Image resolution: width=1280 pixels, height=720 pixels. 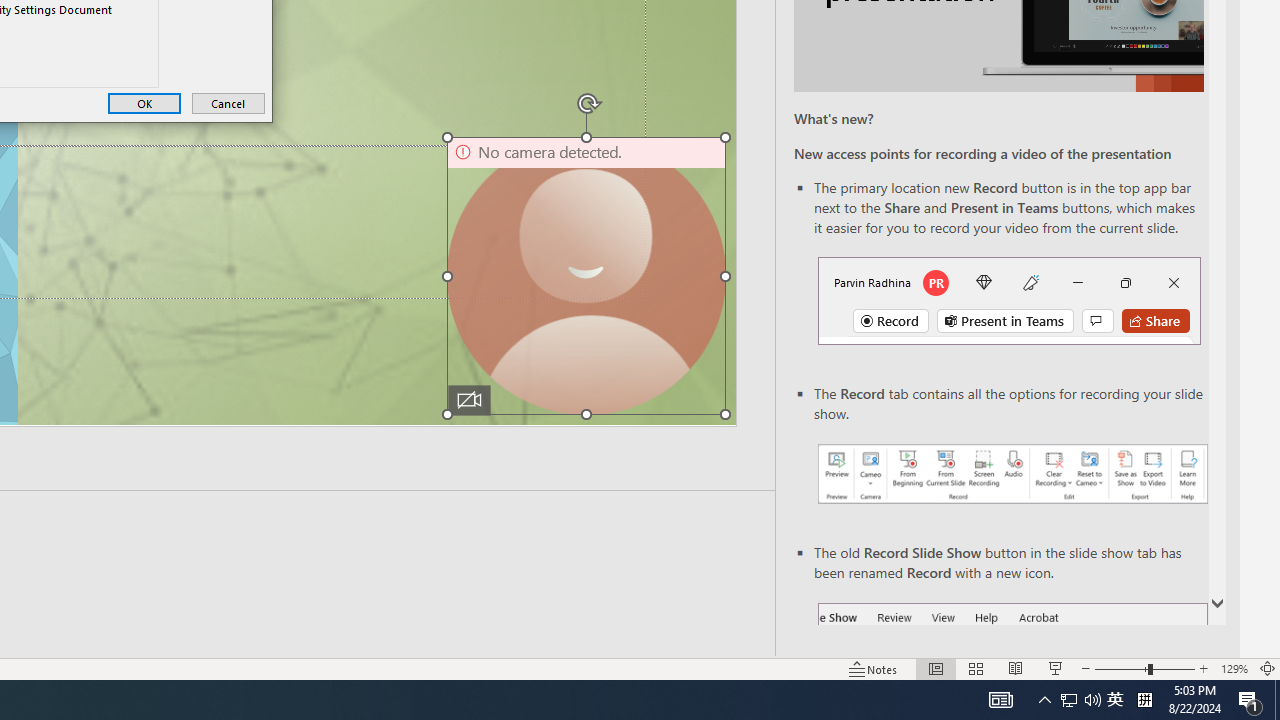 What do you see at coordinates (1013, 474) in the screenshot?
I see `'Record your presentations screenshot one'` at bounding box center [1013, 474].